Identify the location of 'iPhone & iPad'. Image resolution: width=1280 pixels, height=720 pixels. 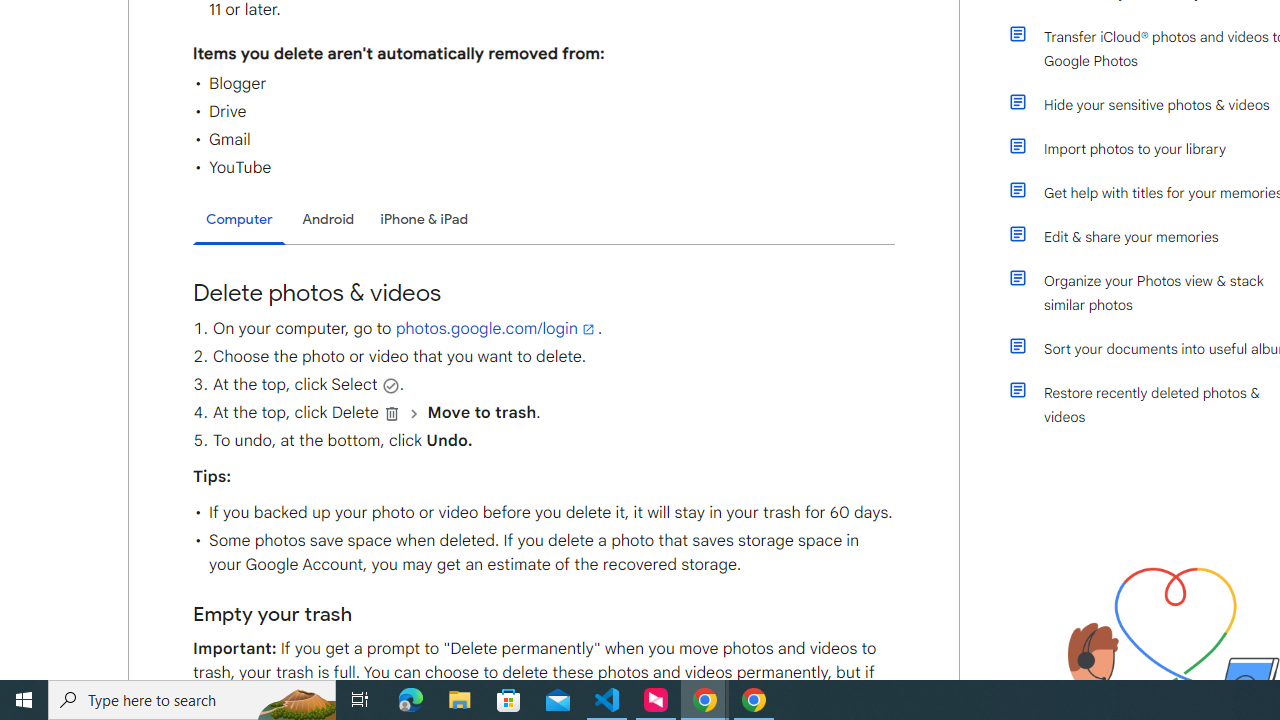
(423, 219).